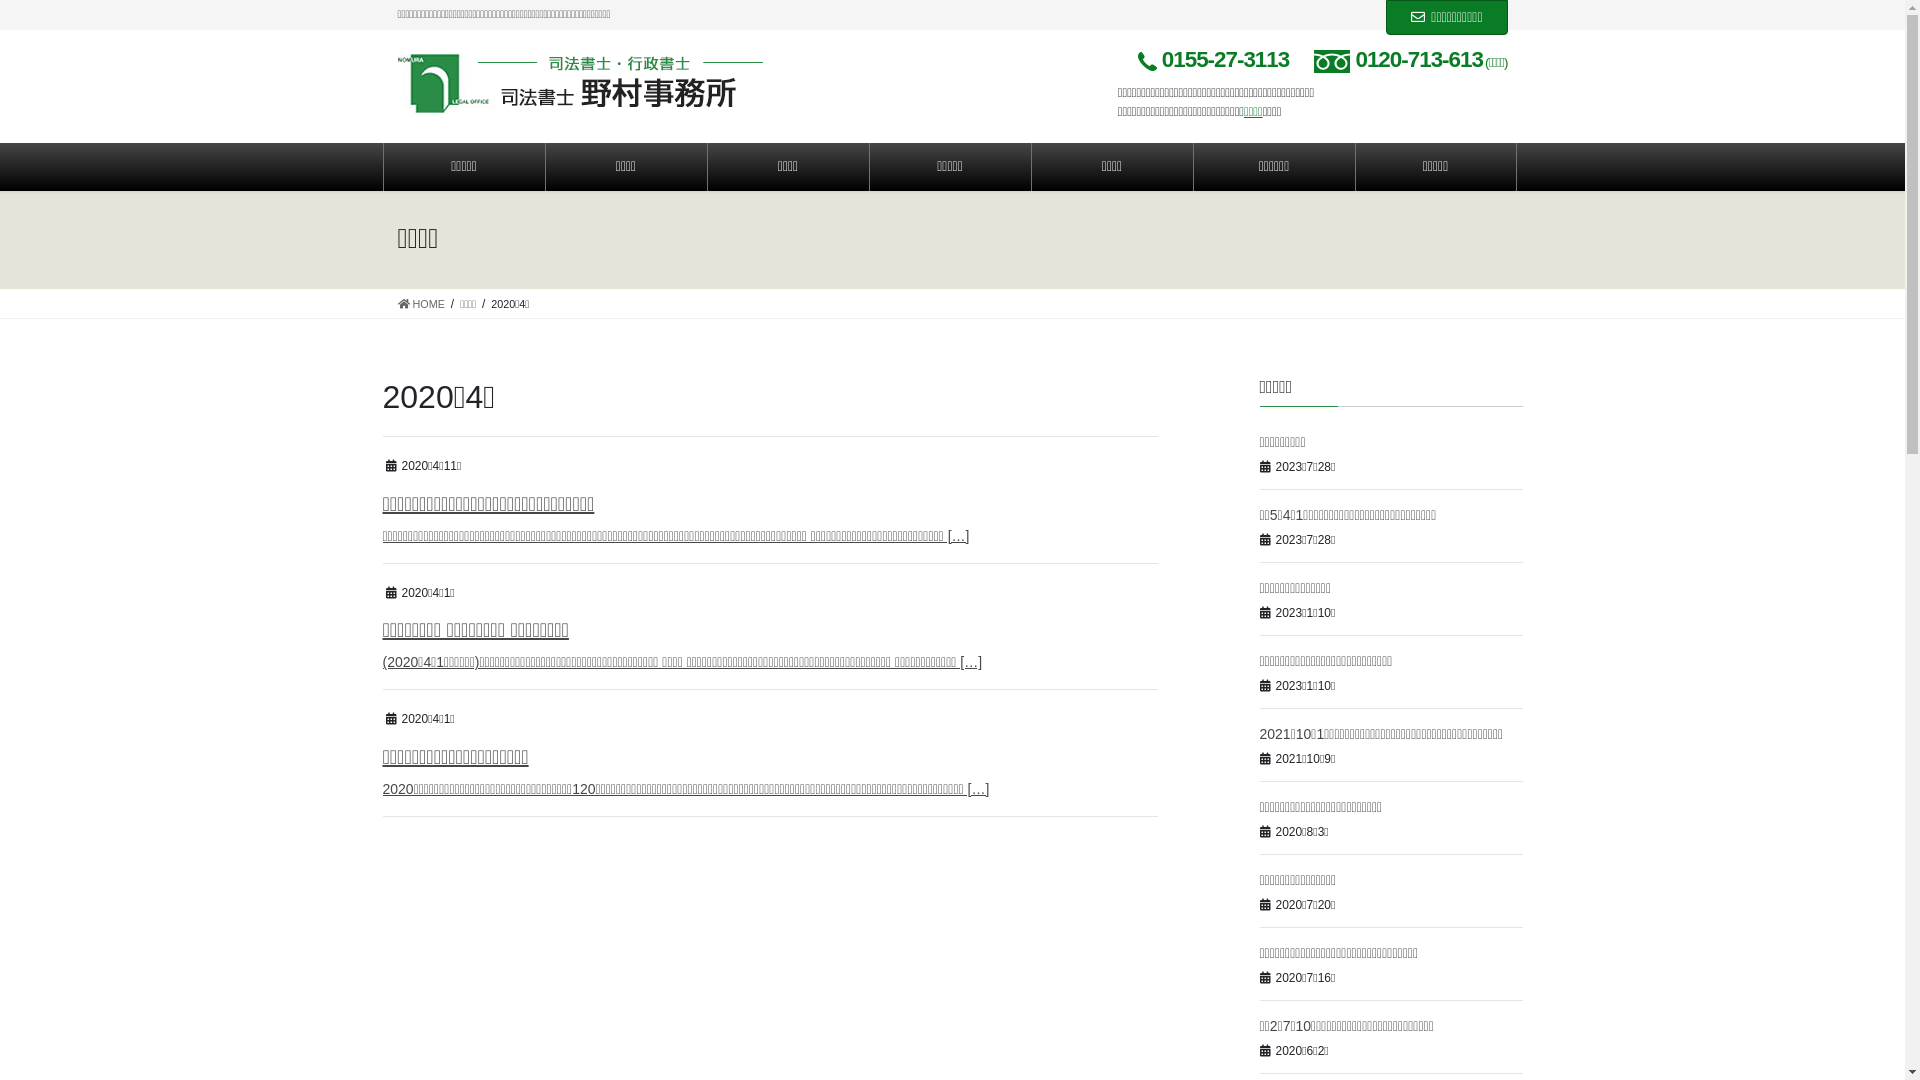 The width and height of the screenshot is (1920, 1080). I want to click on 'HOME', so click(420, 304).